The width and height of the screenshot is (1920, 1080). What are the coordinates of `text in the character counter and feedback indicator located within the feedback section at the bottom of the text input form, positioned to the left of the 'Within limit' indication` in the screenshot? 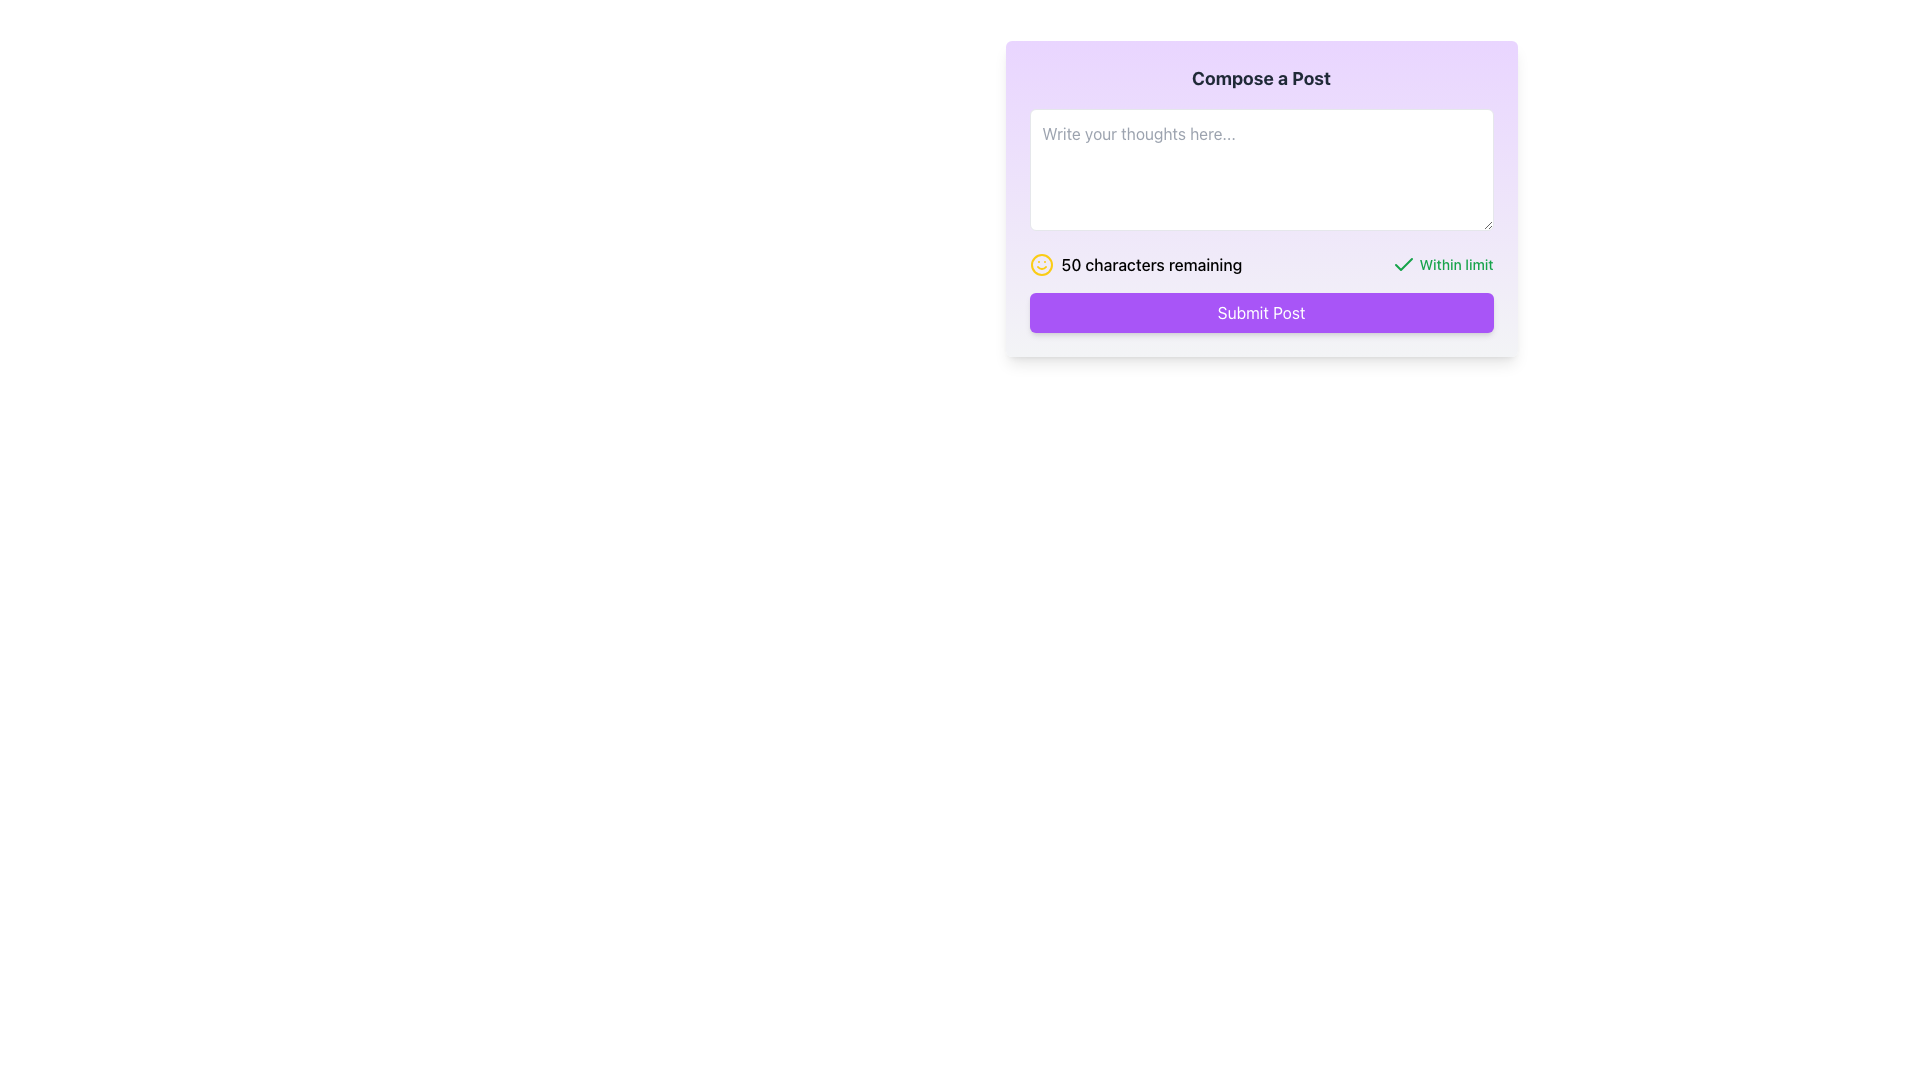 It's located at (1135, 264).